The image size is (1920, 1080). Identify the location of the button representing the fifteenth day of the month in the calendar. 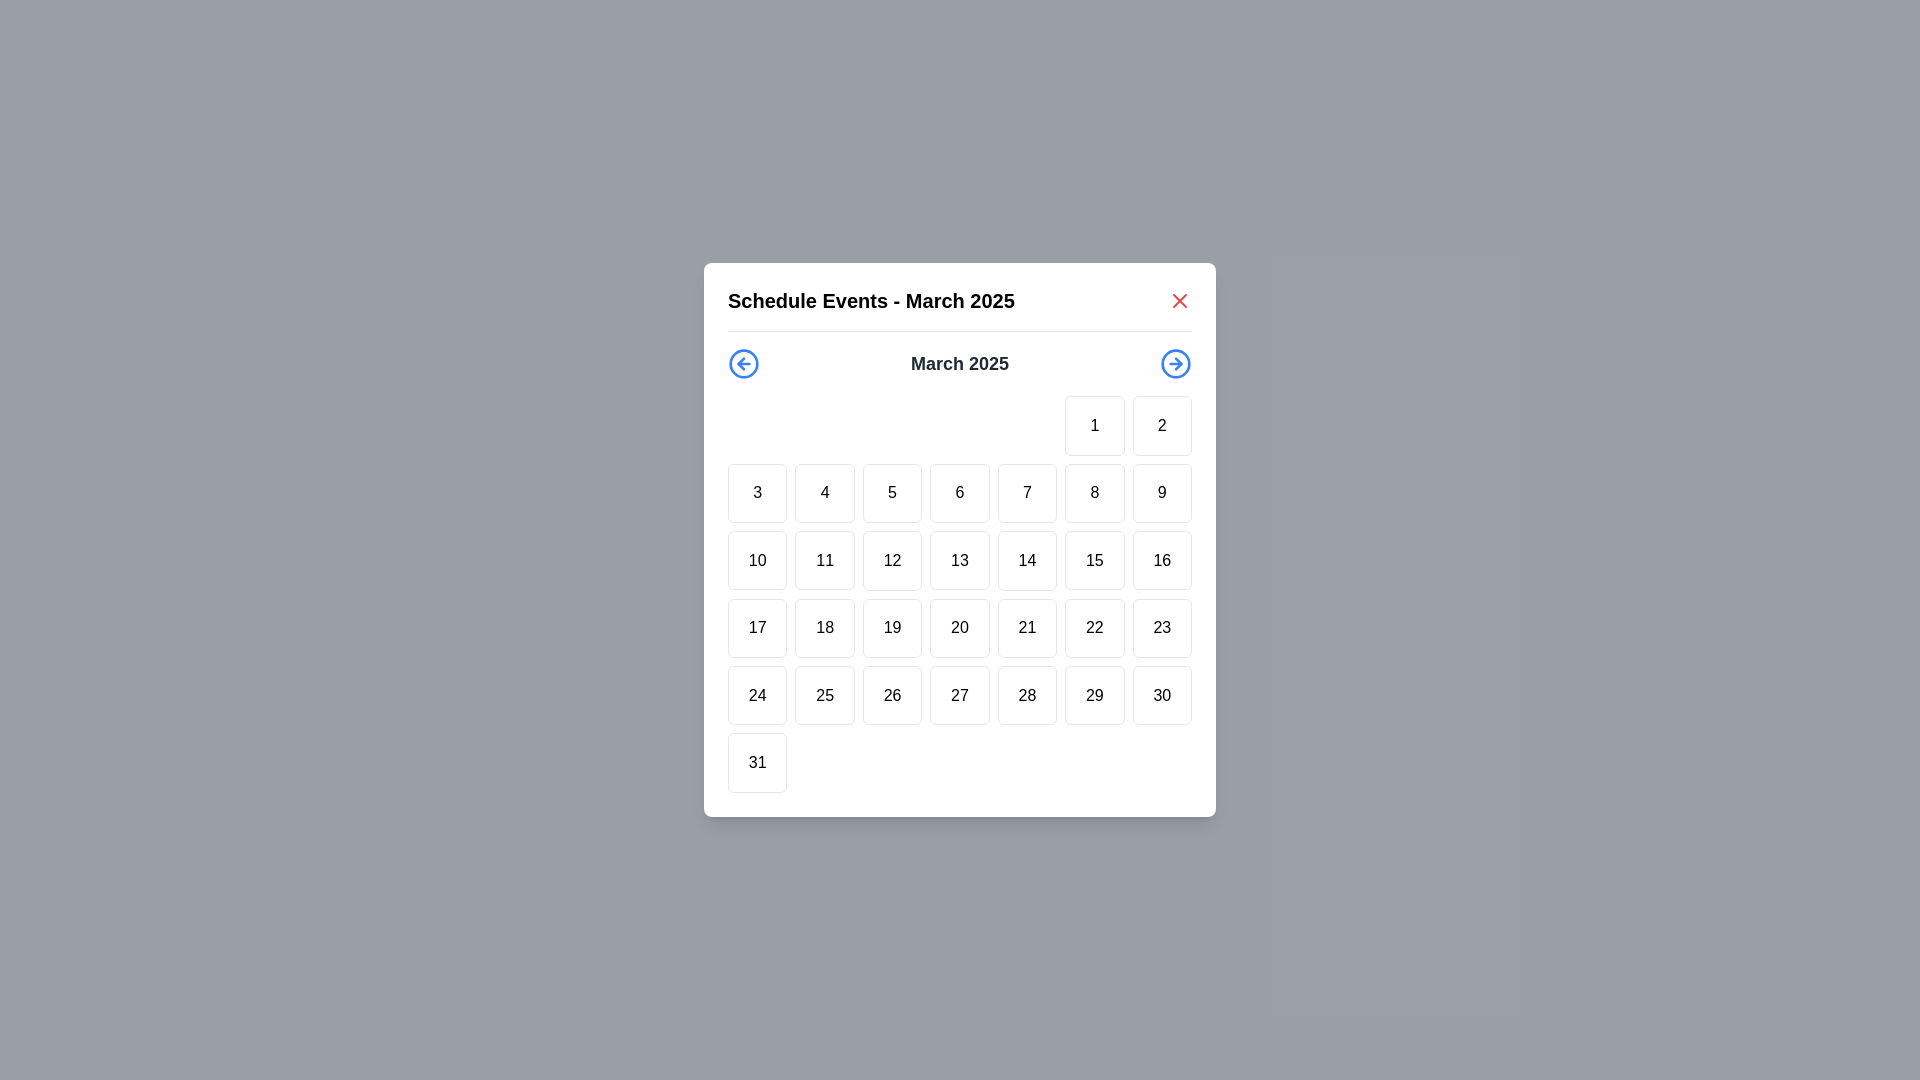
(1093, 560).